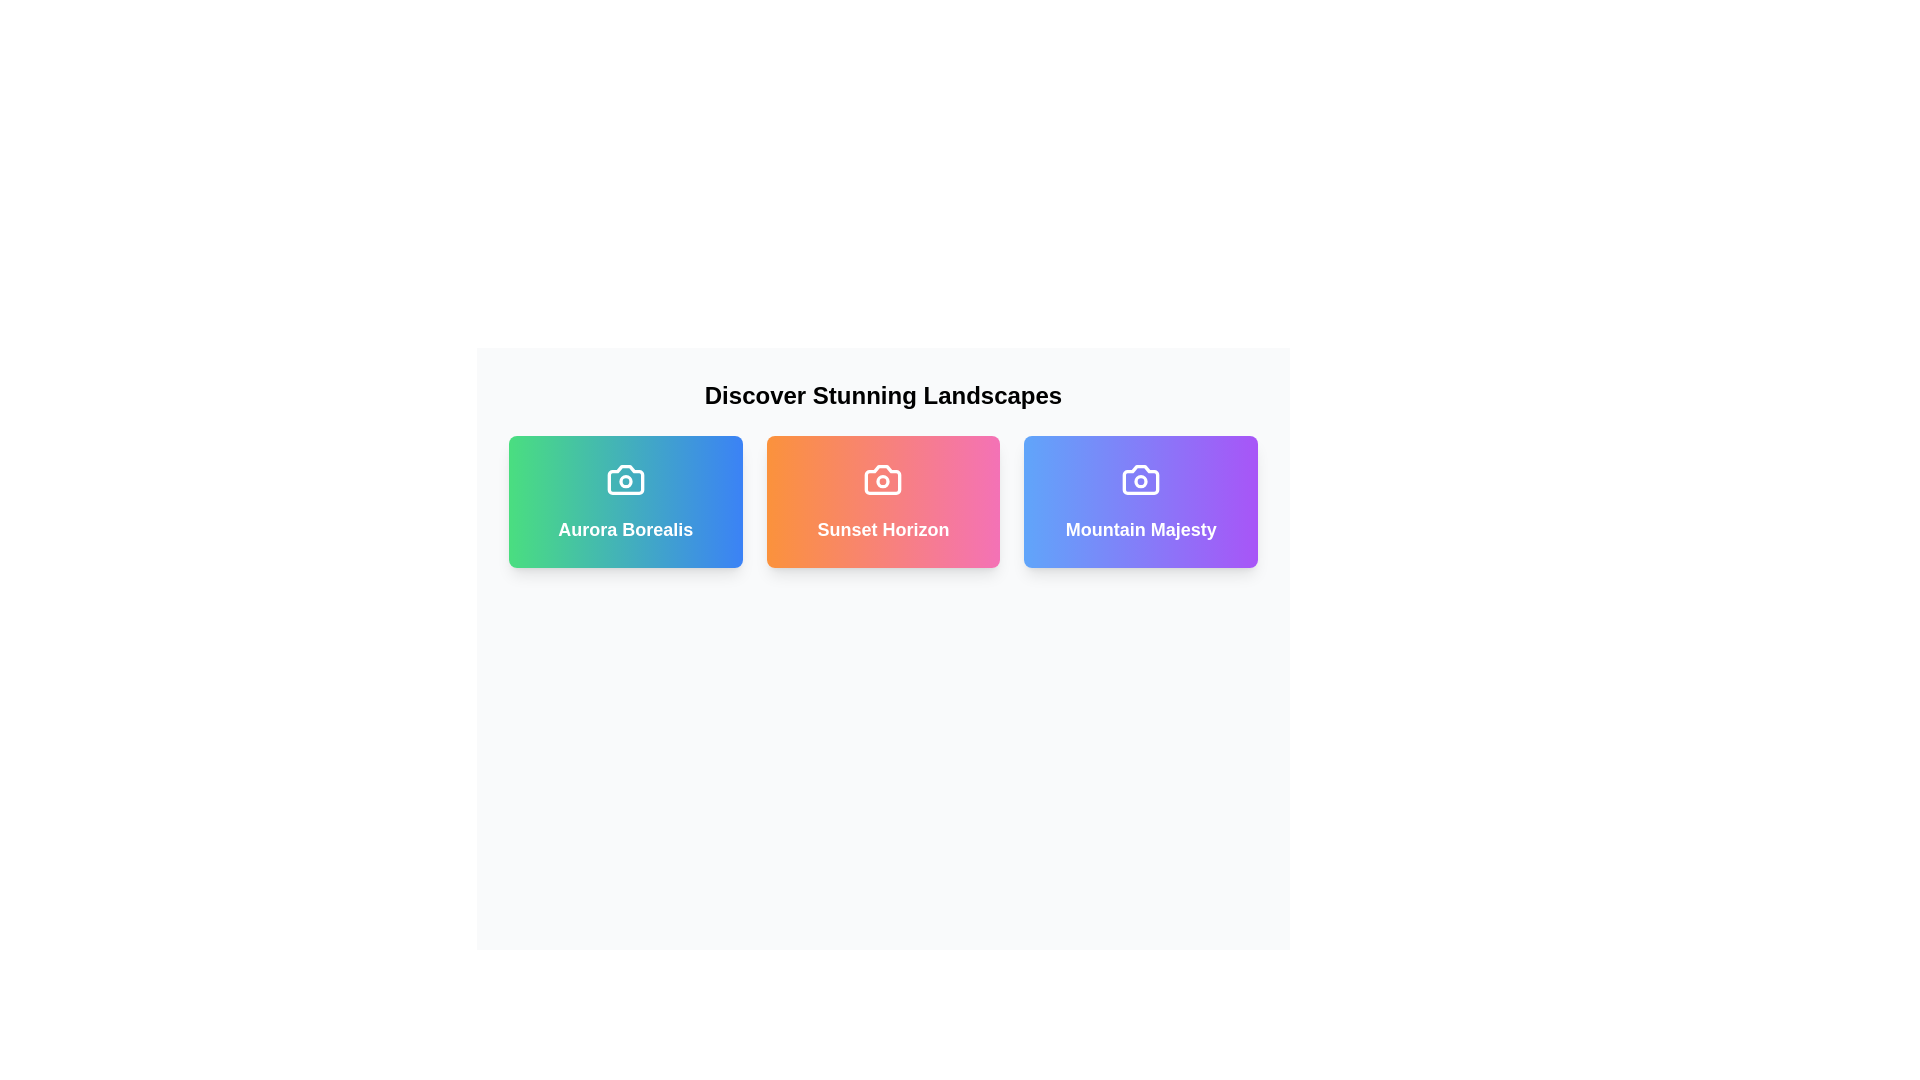  Describe the element at coordinates (882, 479) in the screenshot. I see `the camera icon in the middle card labeled 'Sunset Horizon', which is positioned between the cards 'Aurora Borealis' and 'Mountain Majesty'` at that location.